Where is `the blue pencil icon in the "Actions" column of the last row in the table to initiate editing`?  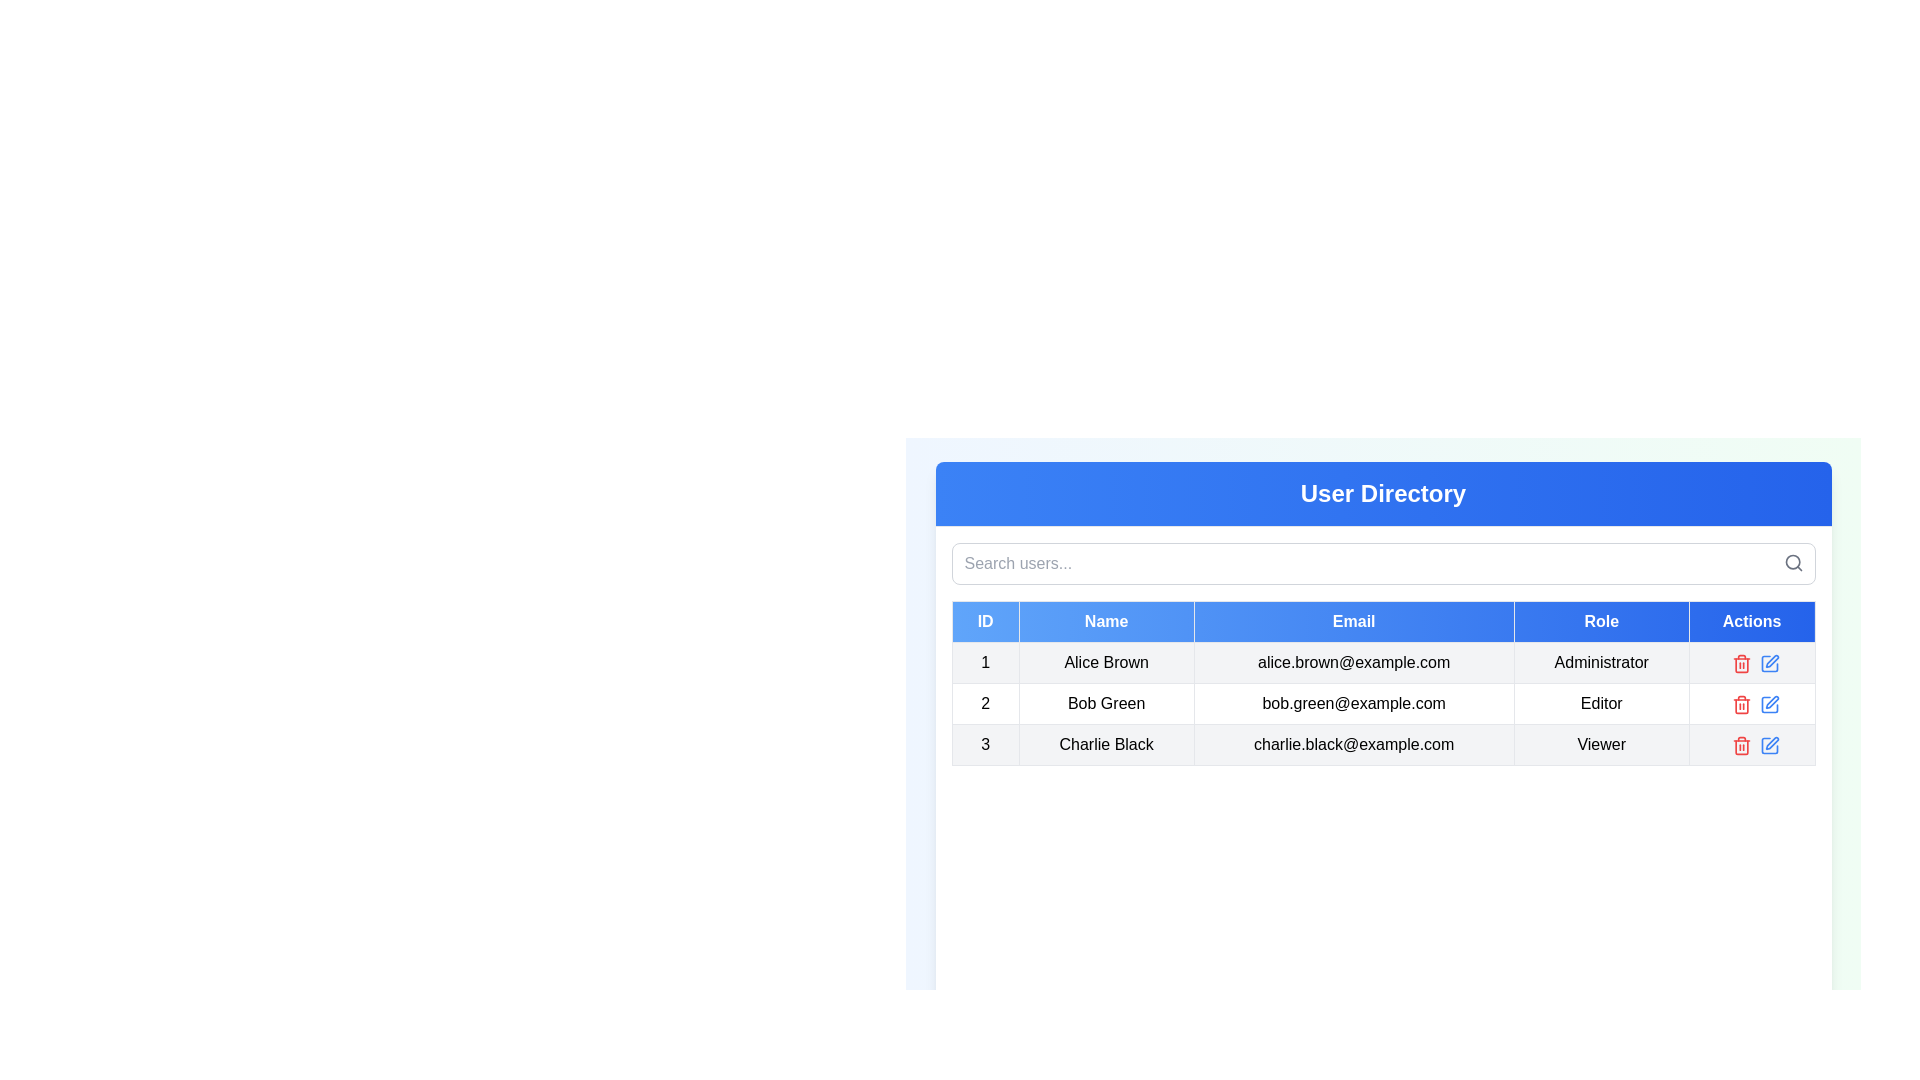 the blue pencil icon in the "Actions" column of the last row in the table to initiate editing is located at coordinates (1770, 744).